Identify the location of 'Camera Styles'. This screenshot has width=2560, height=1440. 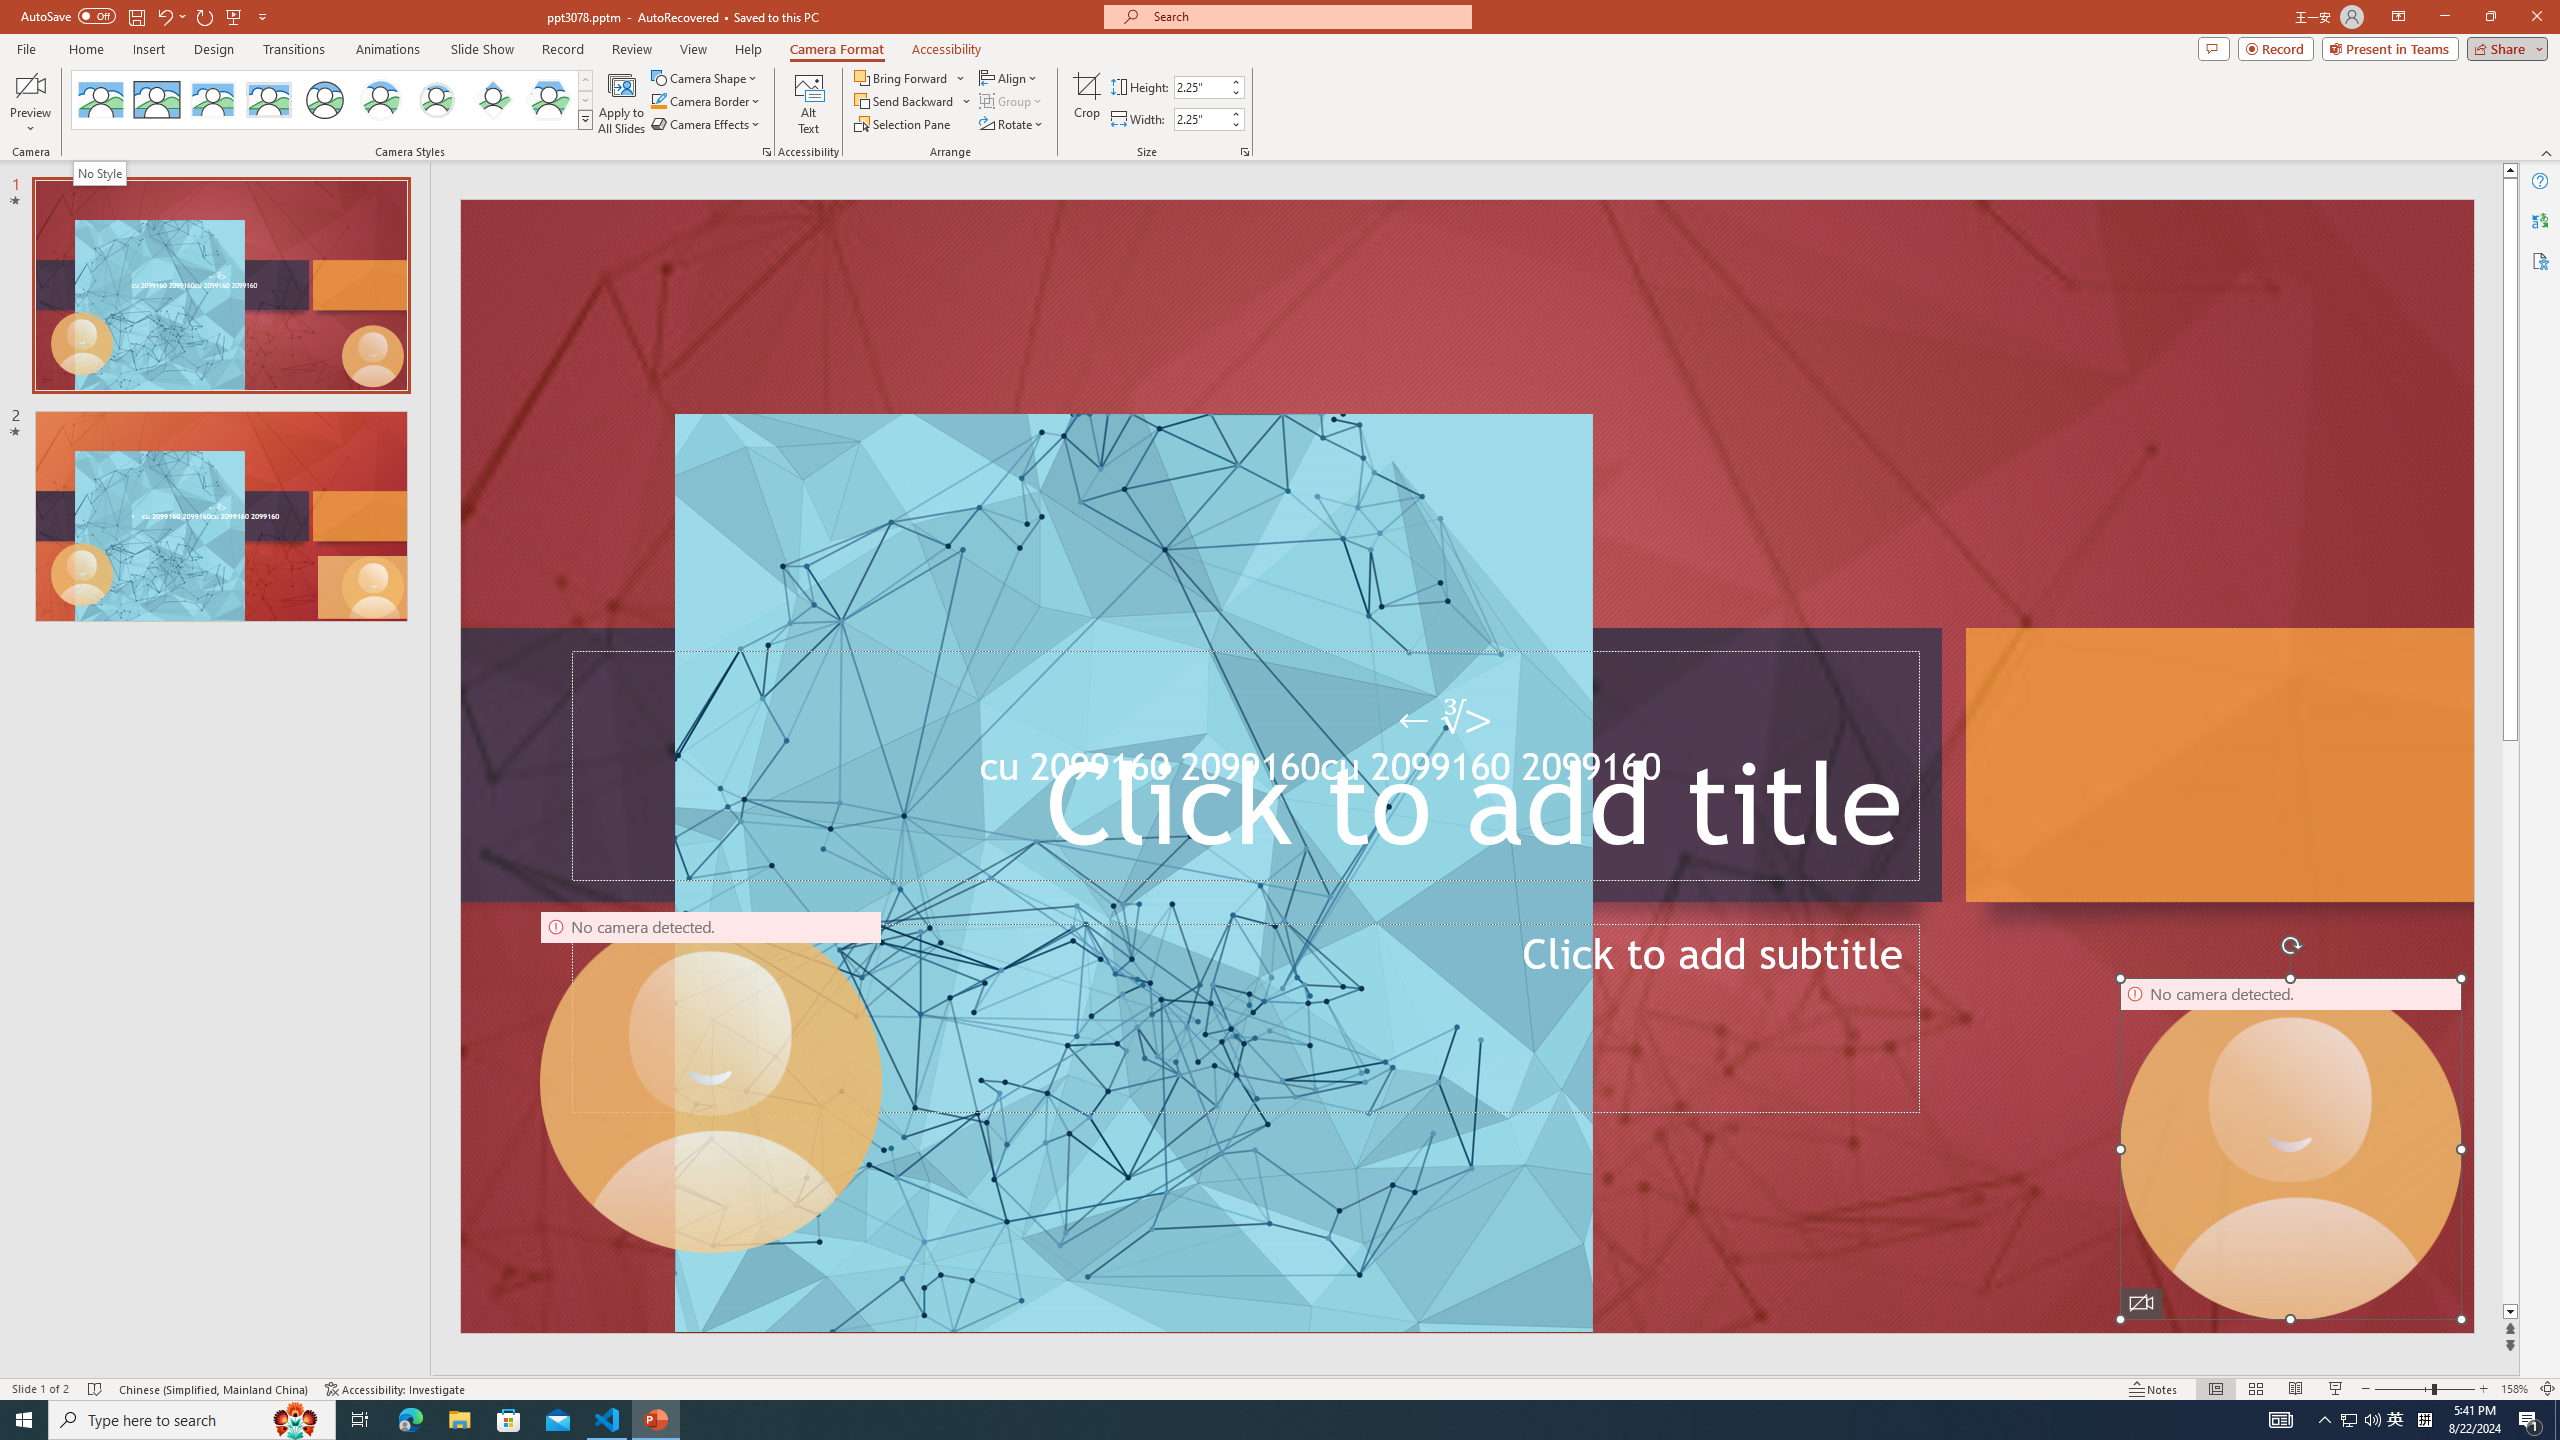
(586, 118).